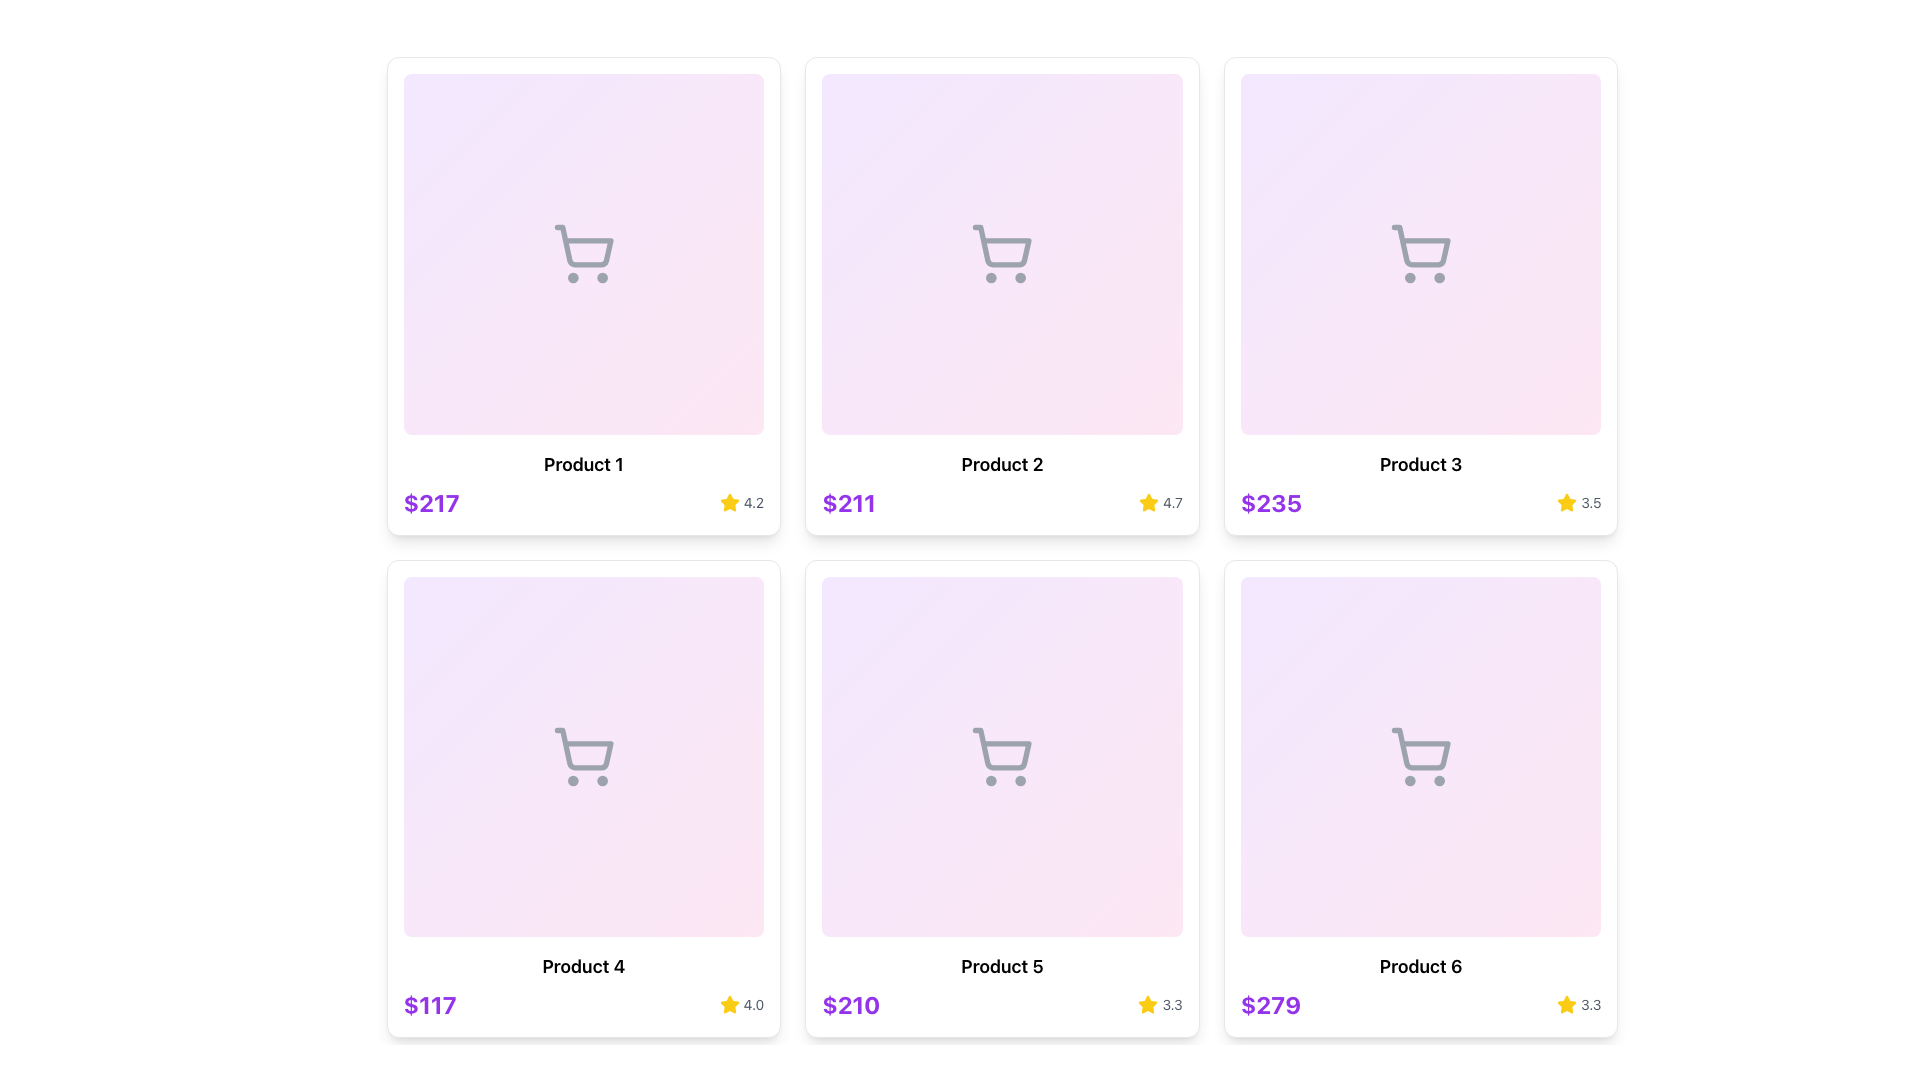 This screenshot has width=1920, height=1080. Describe the element at coordinates (1002, 253) in the screenshot. I see `the shopping icon located in the center of the card labeled 'Product 2' with a price of '$211'` at that location.